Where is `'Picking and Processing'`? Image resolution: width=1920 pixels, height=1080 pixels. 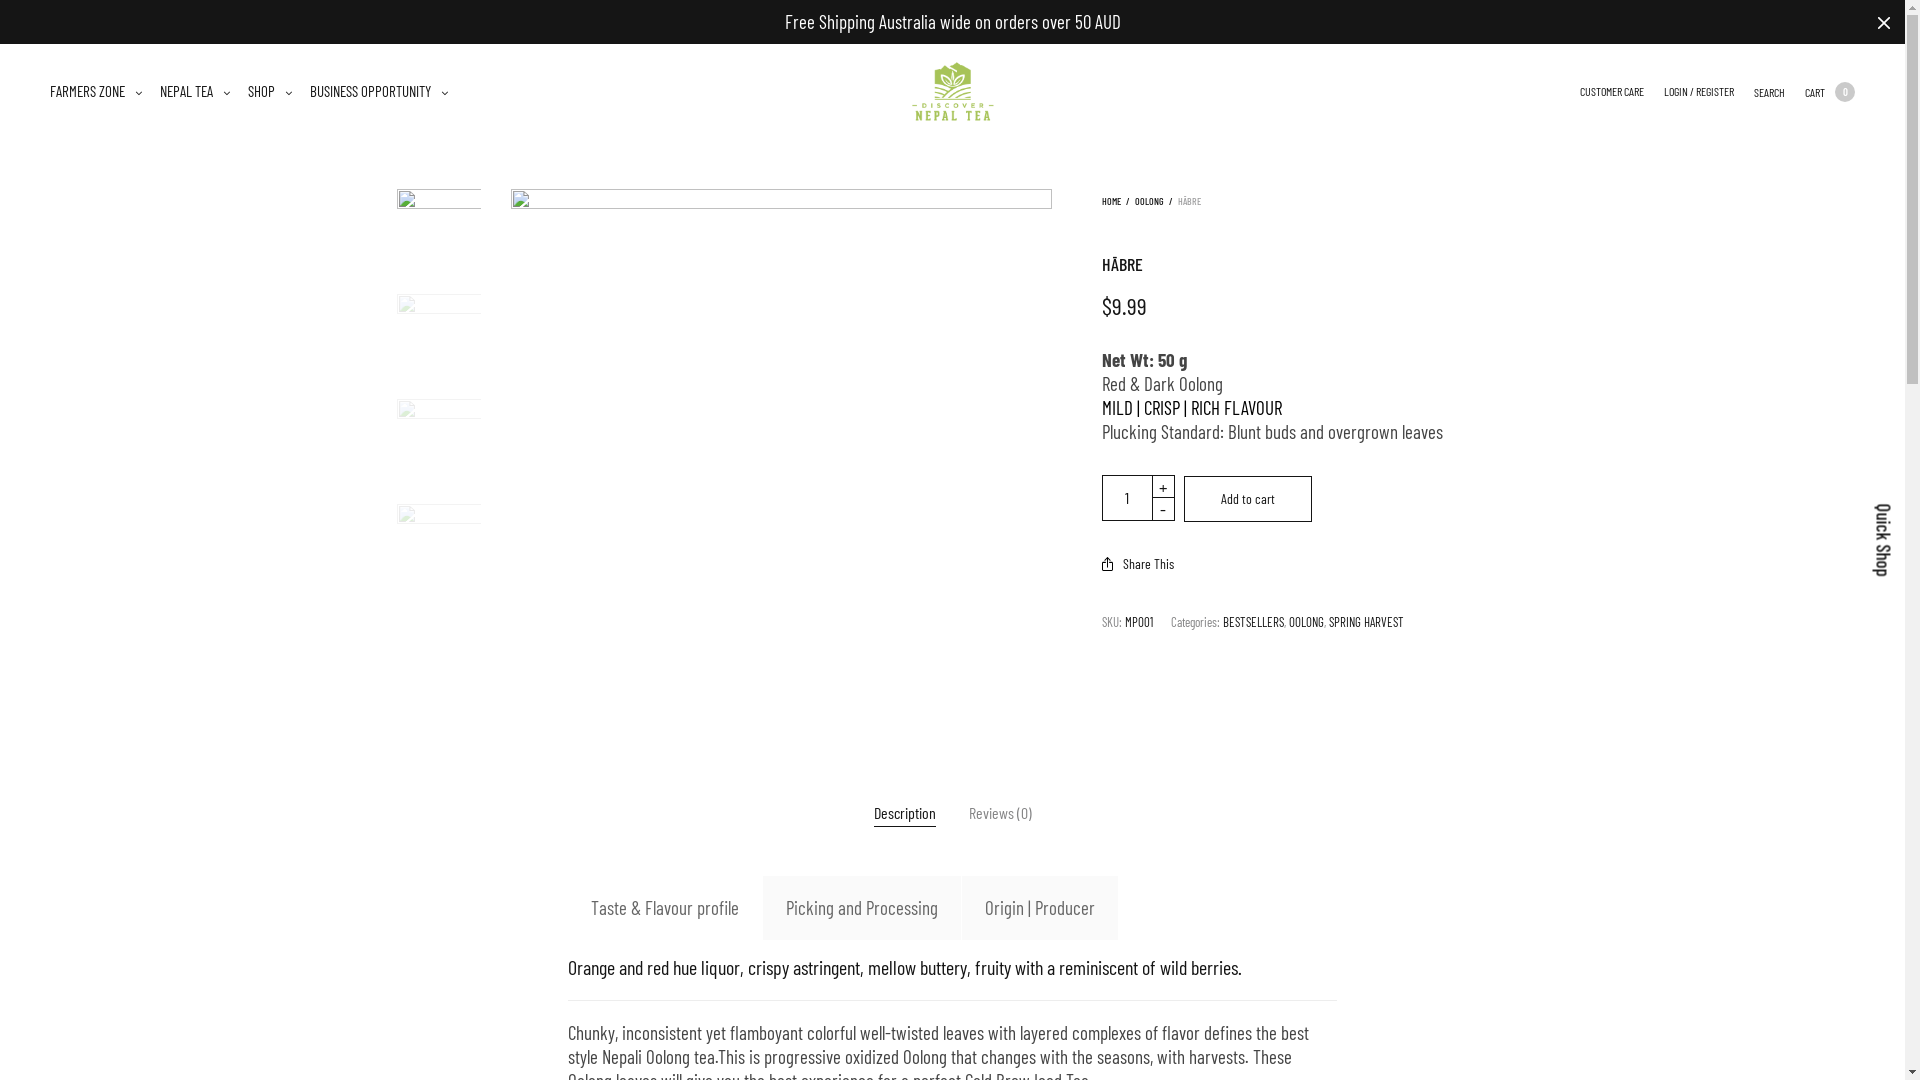 'Picking and Processing' is located at coordinates (862, 907).